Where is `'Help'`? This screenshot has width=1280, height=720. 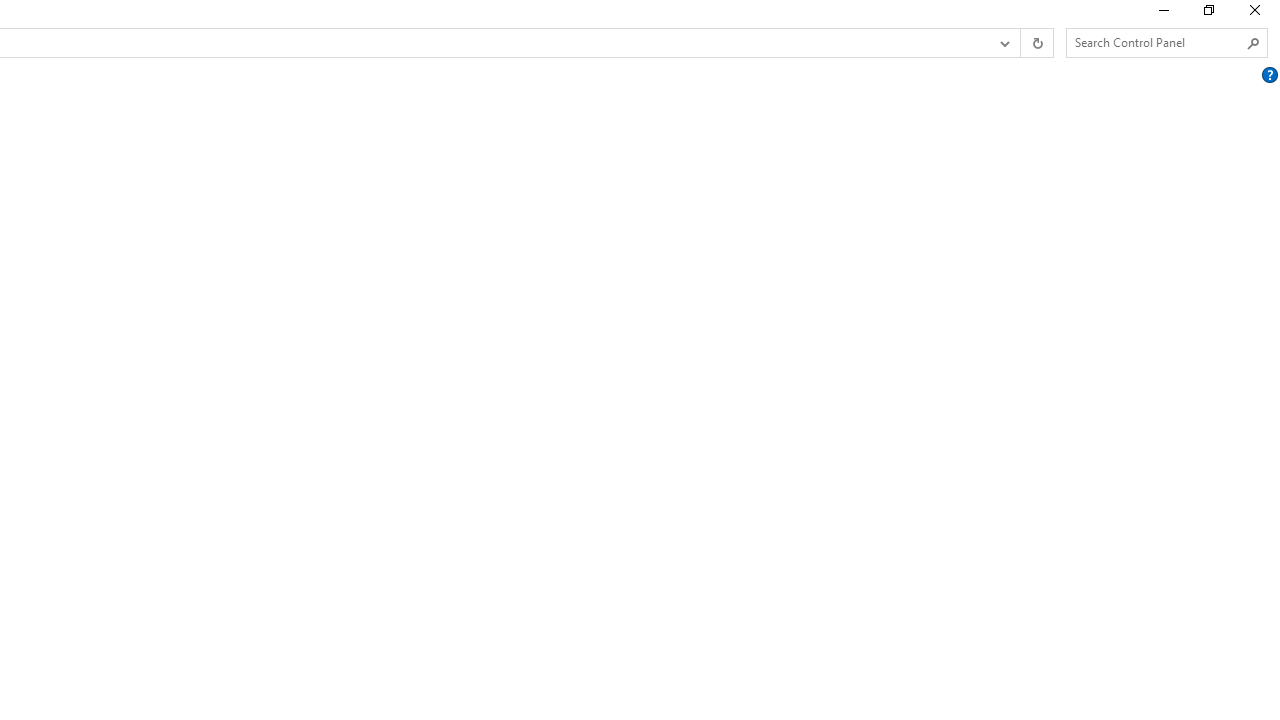
'Help' is located at coordinates (1268, 74).